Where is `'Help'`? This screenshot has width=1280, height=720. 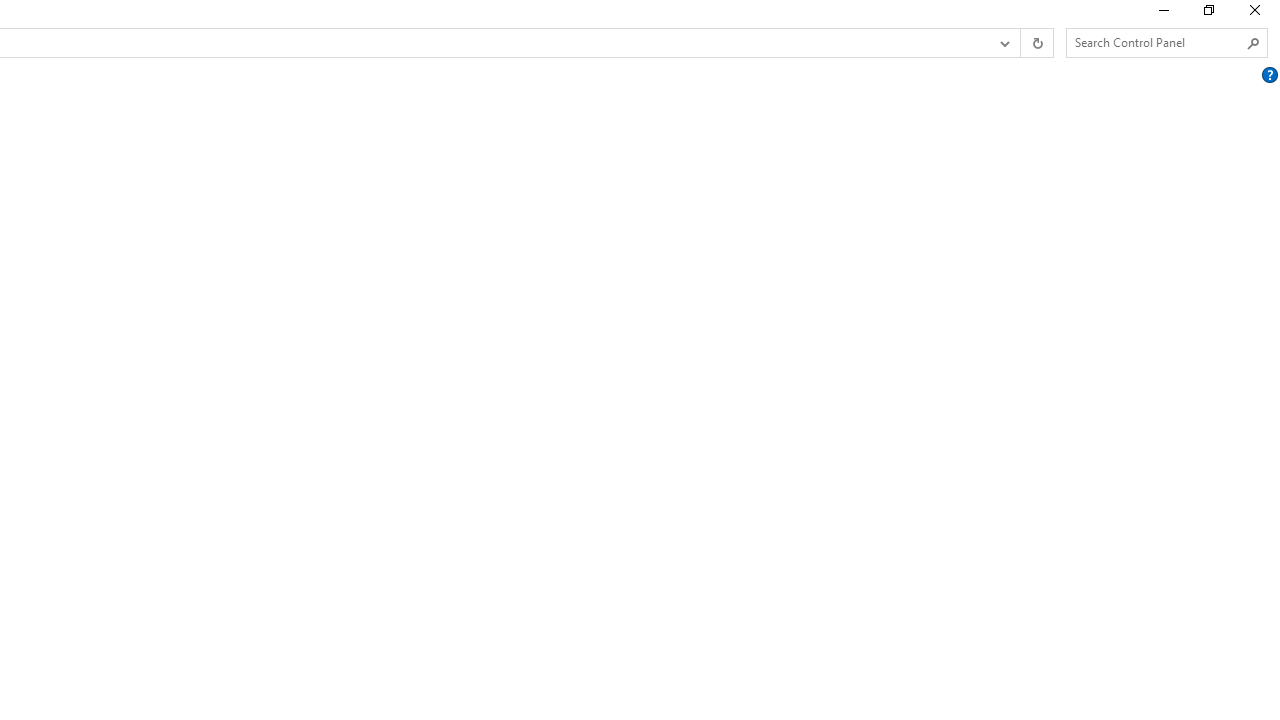
'Help' is located at coordinates (1268, 74).